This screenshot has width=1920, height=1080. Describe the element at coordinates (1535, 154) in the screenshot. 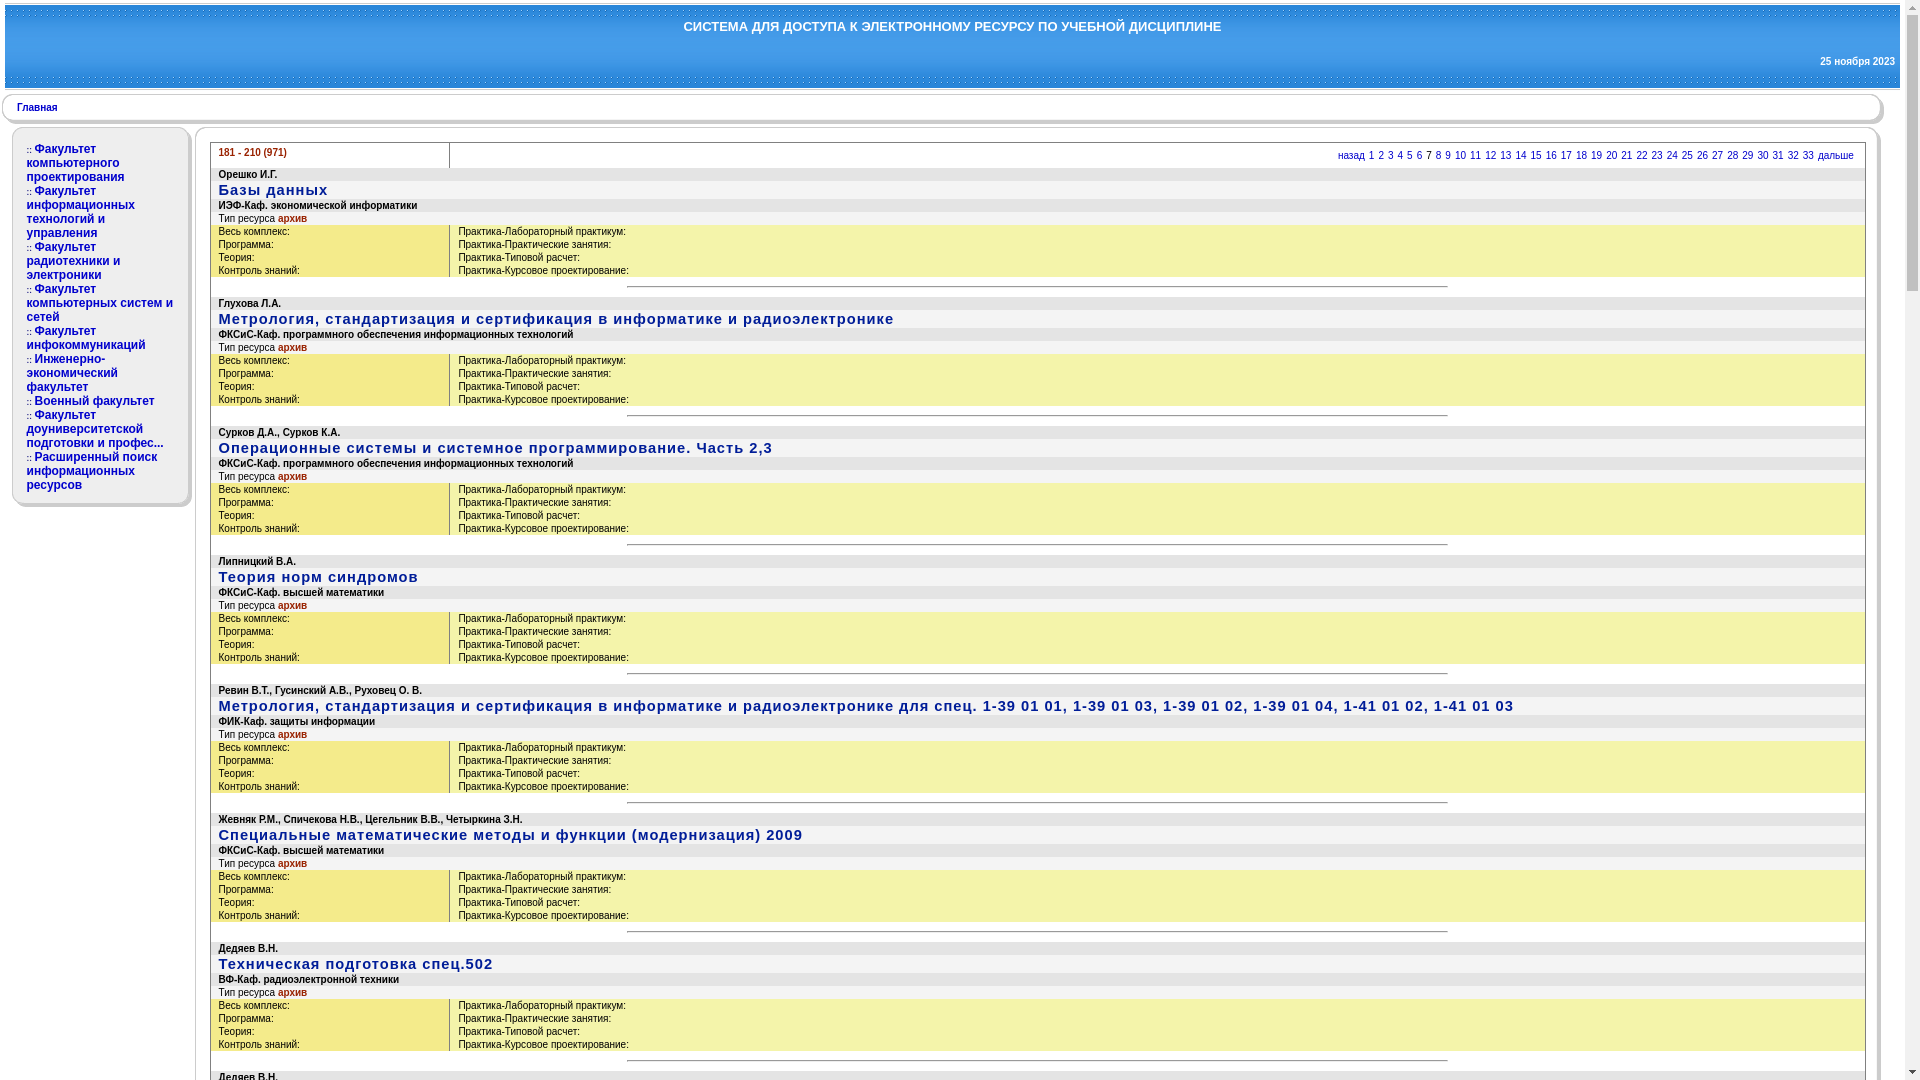

I see `'15'` at that location.